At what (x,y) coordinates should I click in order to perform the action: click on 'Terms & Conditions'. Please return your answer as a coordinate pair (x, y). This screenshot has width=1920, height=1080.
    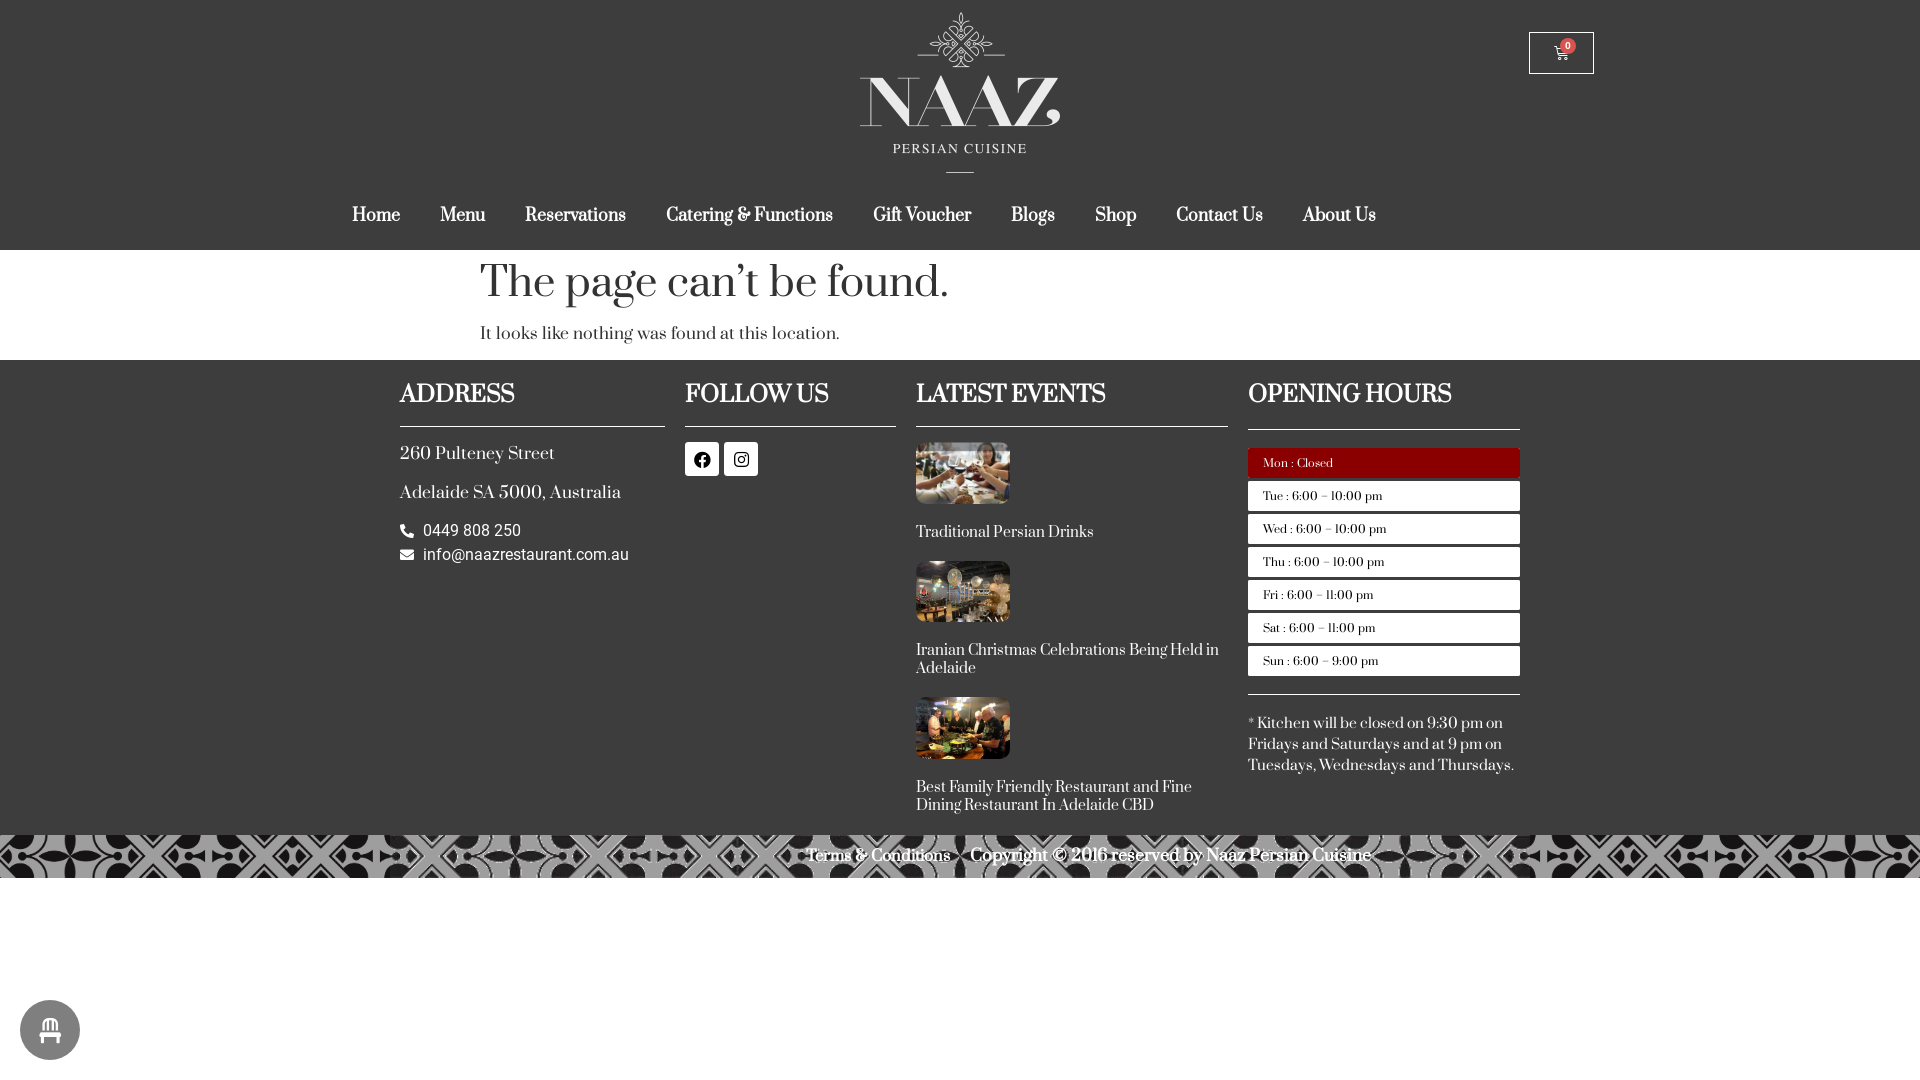
    Looking at the image, I should click on (878, 855).